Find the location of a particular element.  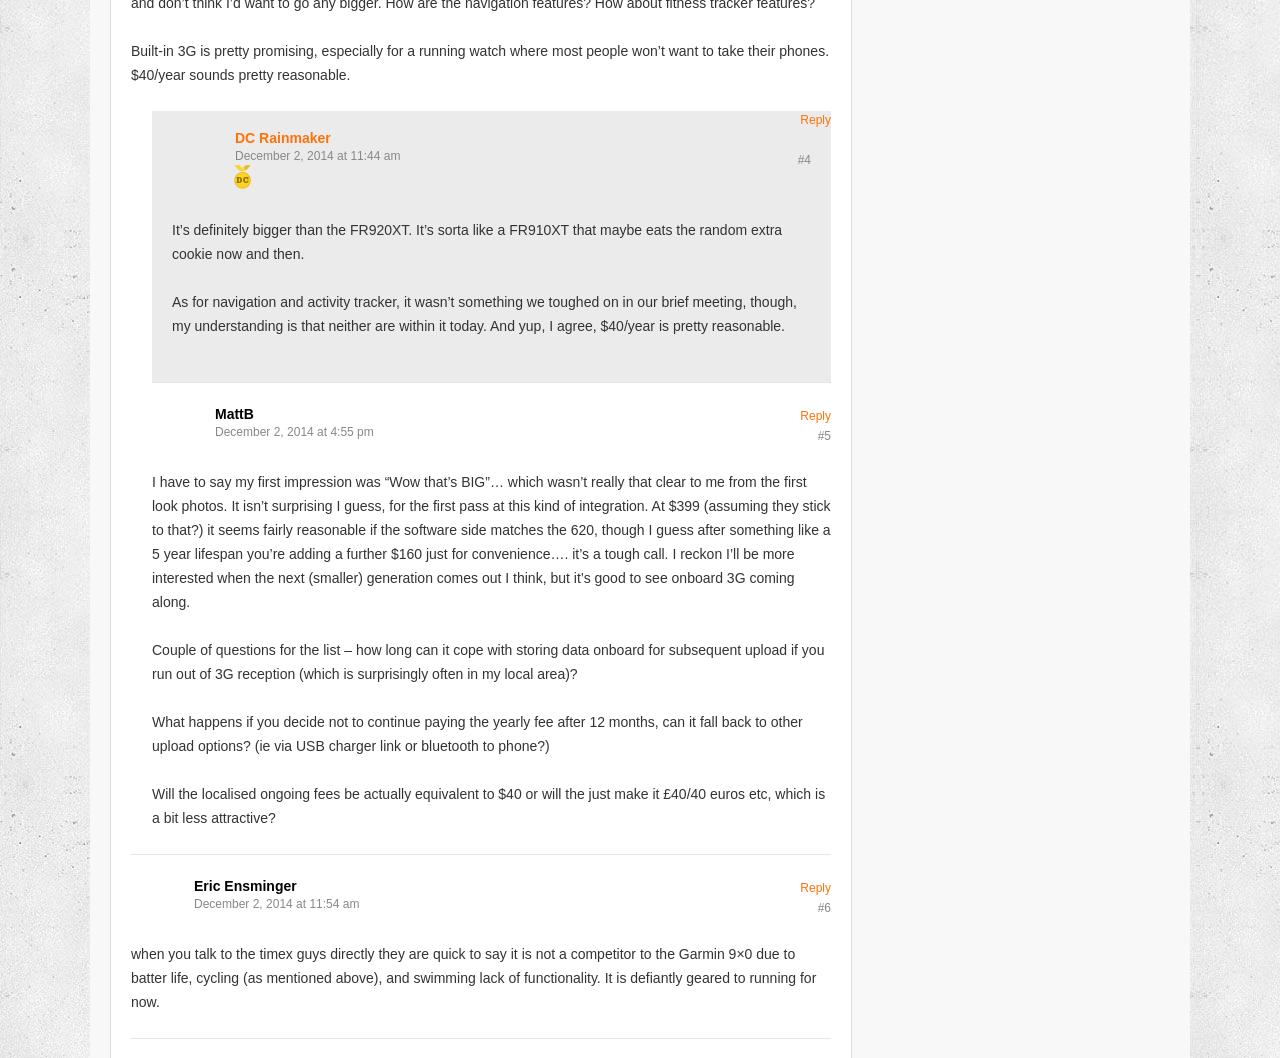

'Built-in 3G is pretty promising, especially for a running watch where most people won’t want to take their phones.  $40/year sounds pretty reasonable.' is located at coordinates (129, 61).